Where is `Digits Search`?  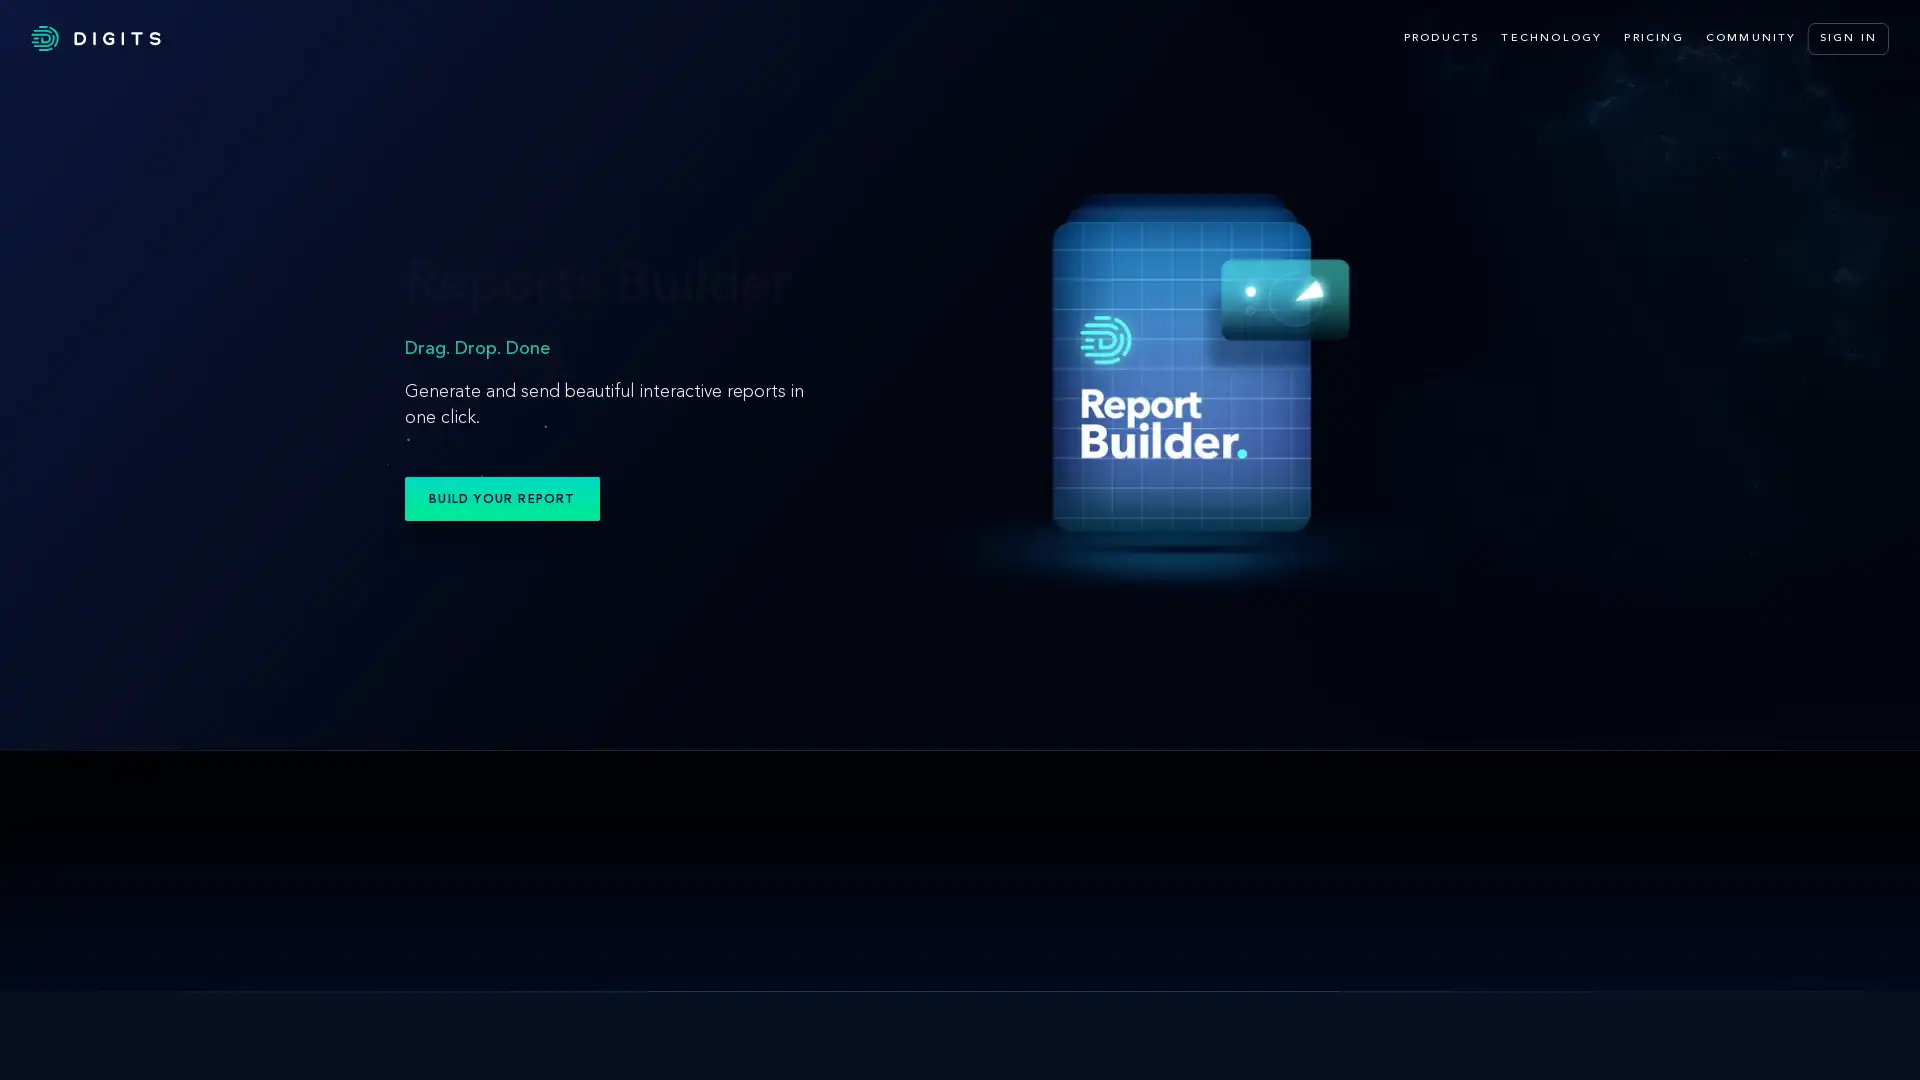 Digits Search is located at coordinates (960, 623).